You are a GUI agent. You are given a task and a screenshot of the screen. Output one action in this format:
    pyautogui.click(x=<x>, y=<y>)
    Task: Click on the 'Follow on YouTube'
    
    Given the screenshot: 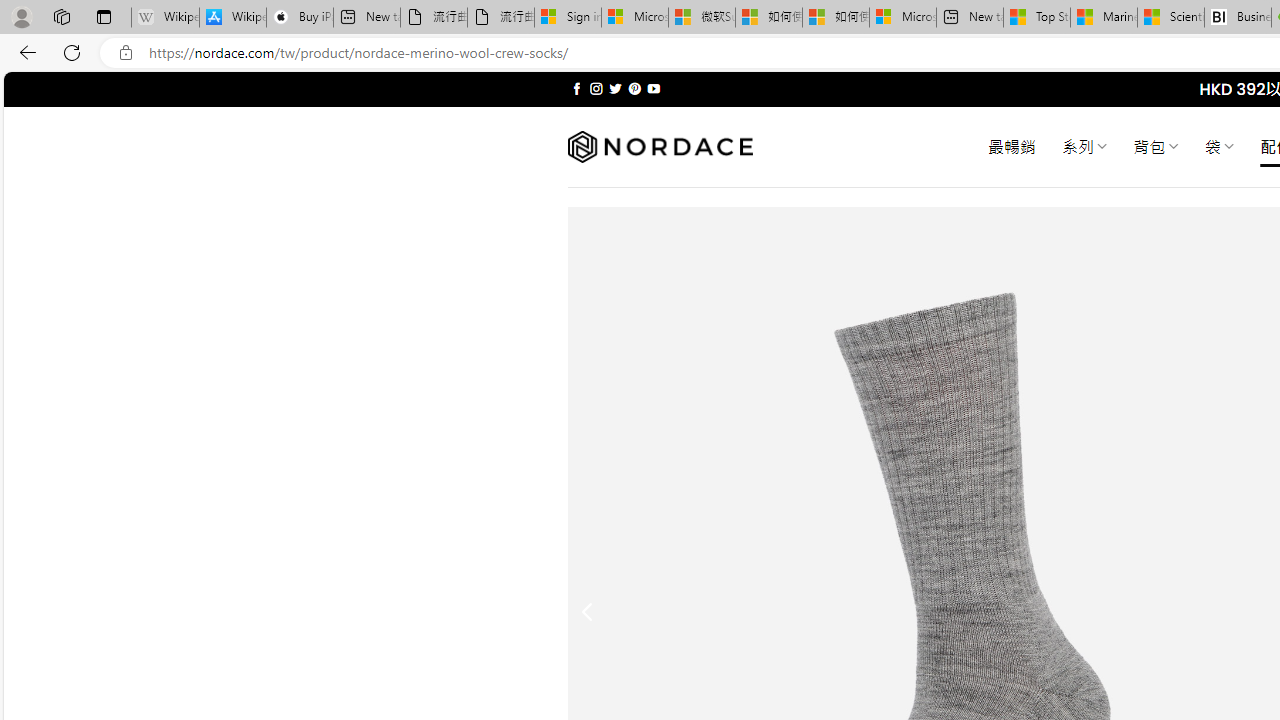 What is the action you would take?
    pyautogui.click(x=653, y=88)
    